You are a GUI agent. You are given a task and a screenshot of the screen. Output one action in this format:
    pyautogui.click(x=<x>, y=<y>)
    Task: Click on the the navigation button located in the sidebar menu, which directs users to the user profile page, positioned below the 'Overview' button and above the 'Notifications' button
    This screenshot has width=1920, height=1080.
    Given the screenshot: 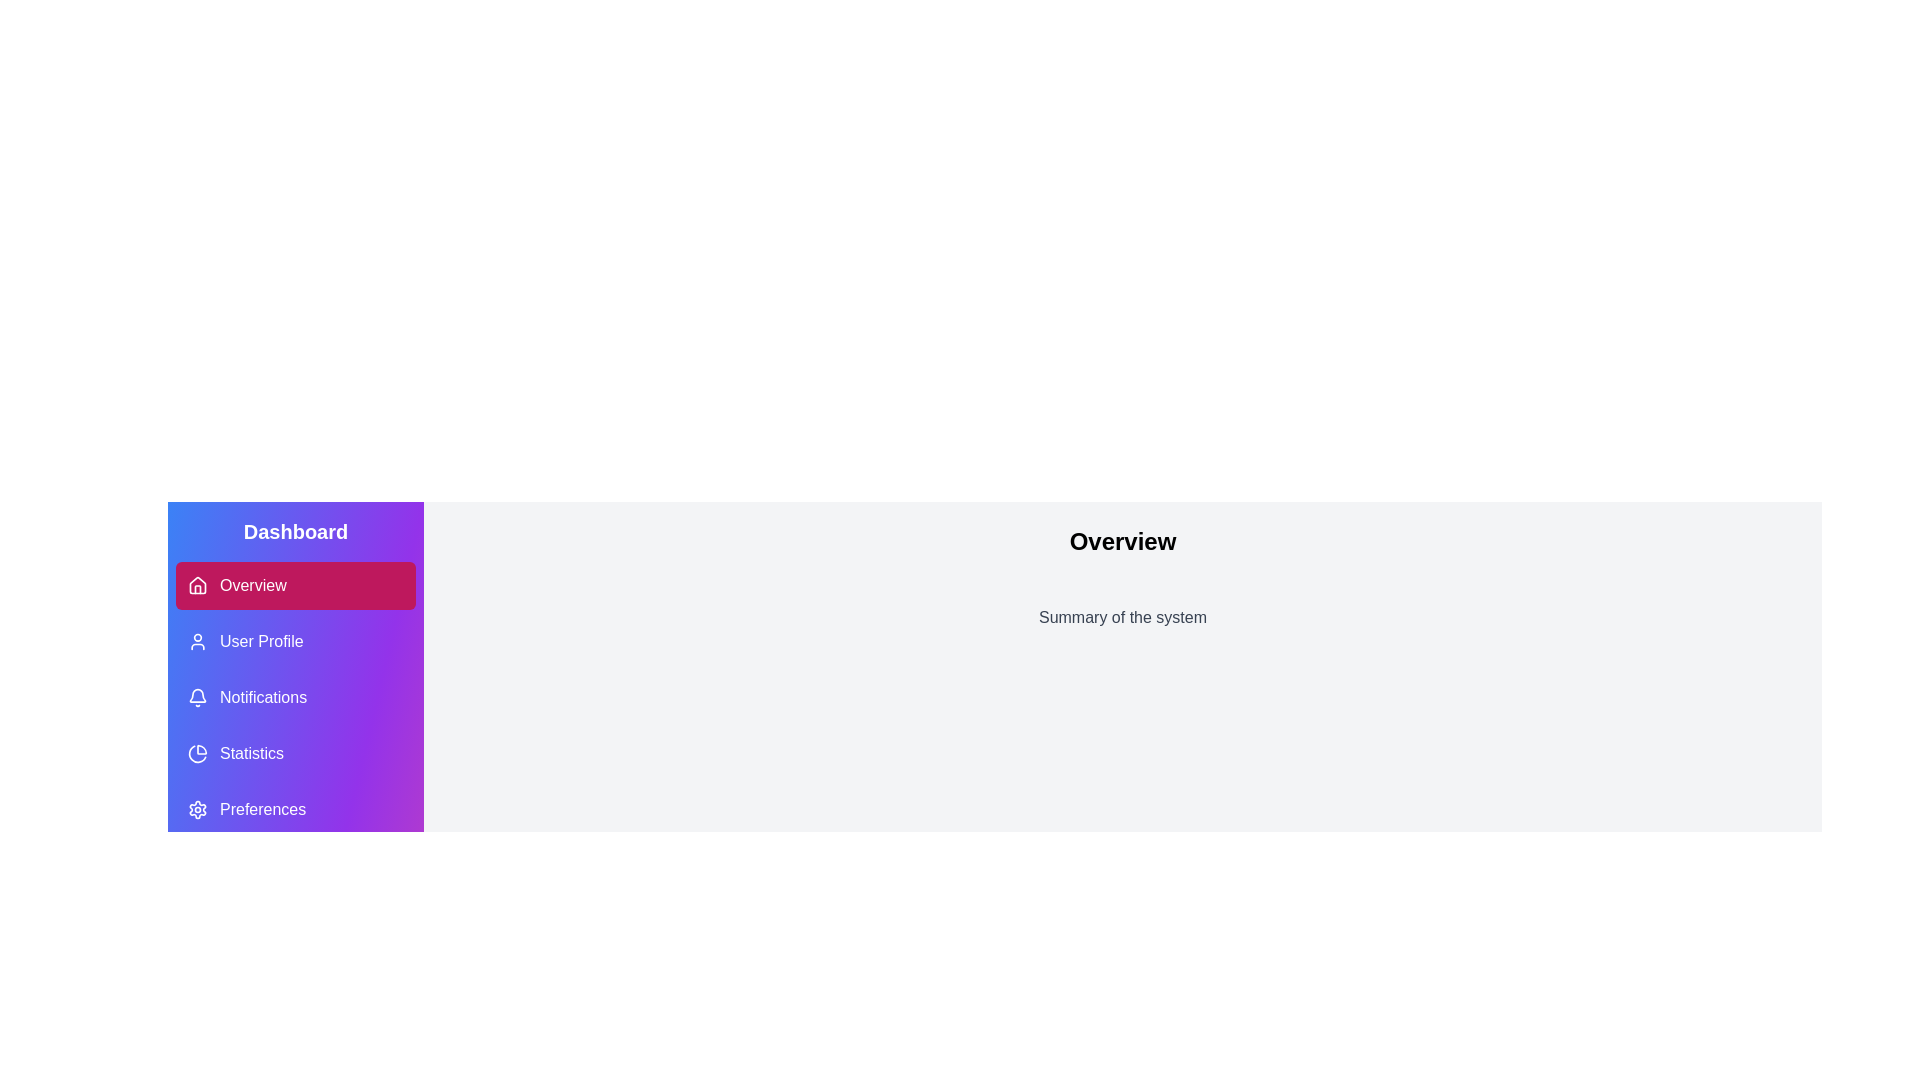 What is the action you would take?
    pyautogui.click(x=295, y=641)
    